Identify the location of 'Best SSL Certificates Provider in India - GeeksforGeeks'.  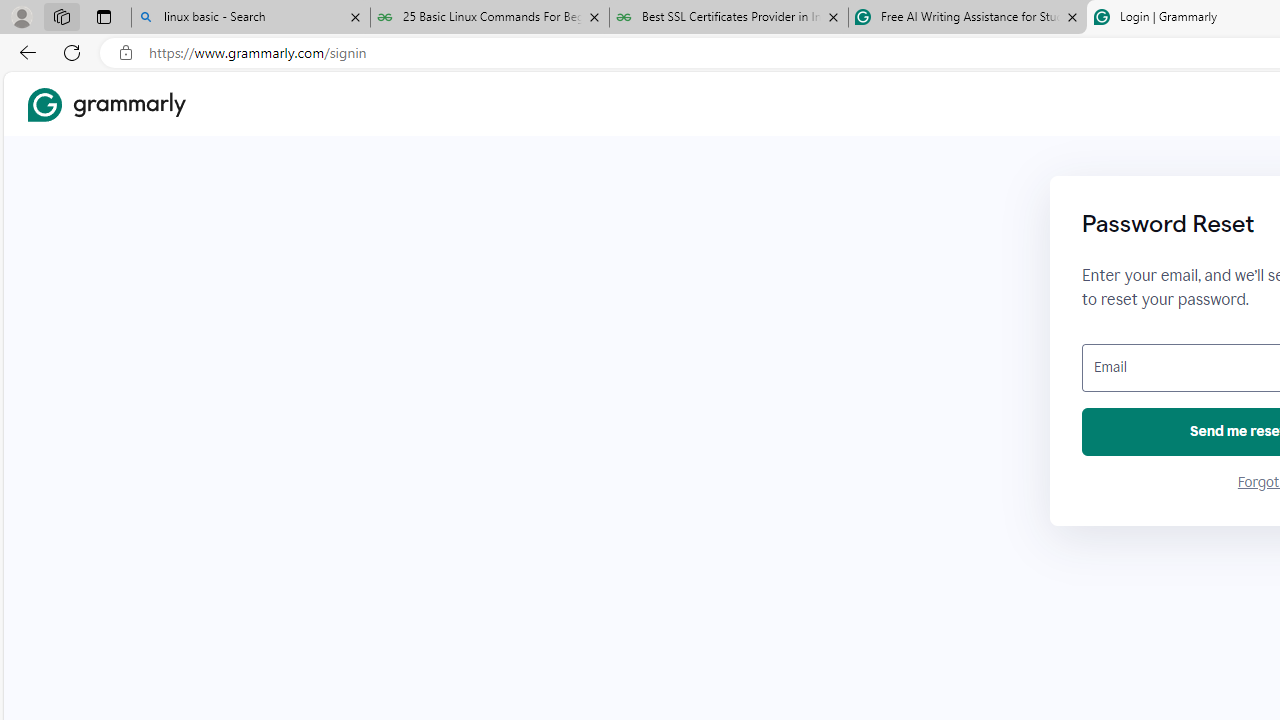
(728, 17).